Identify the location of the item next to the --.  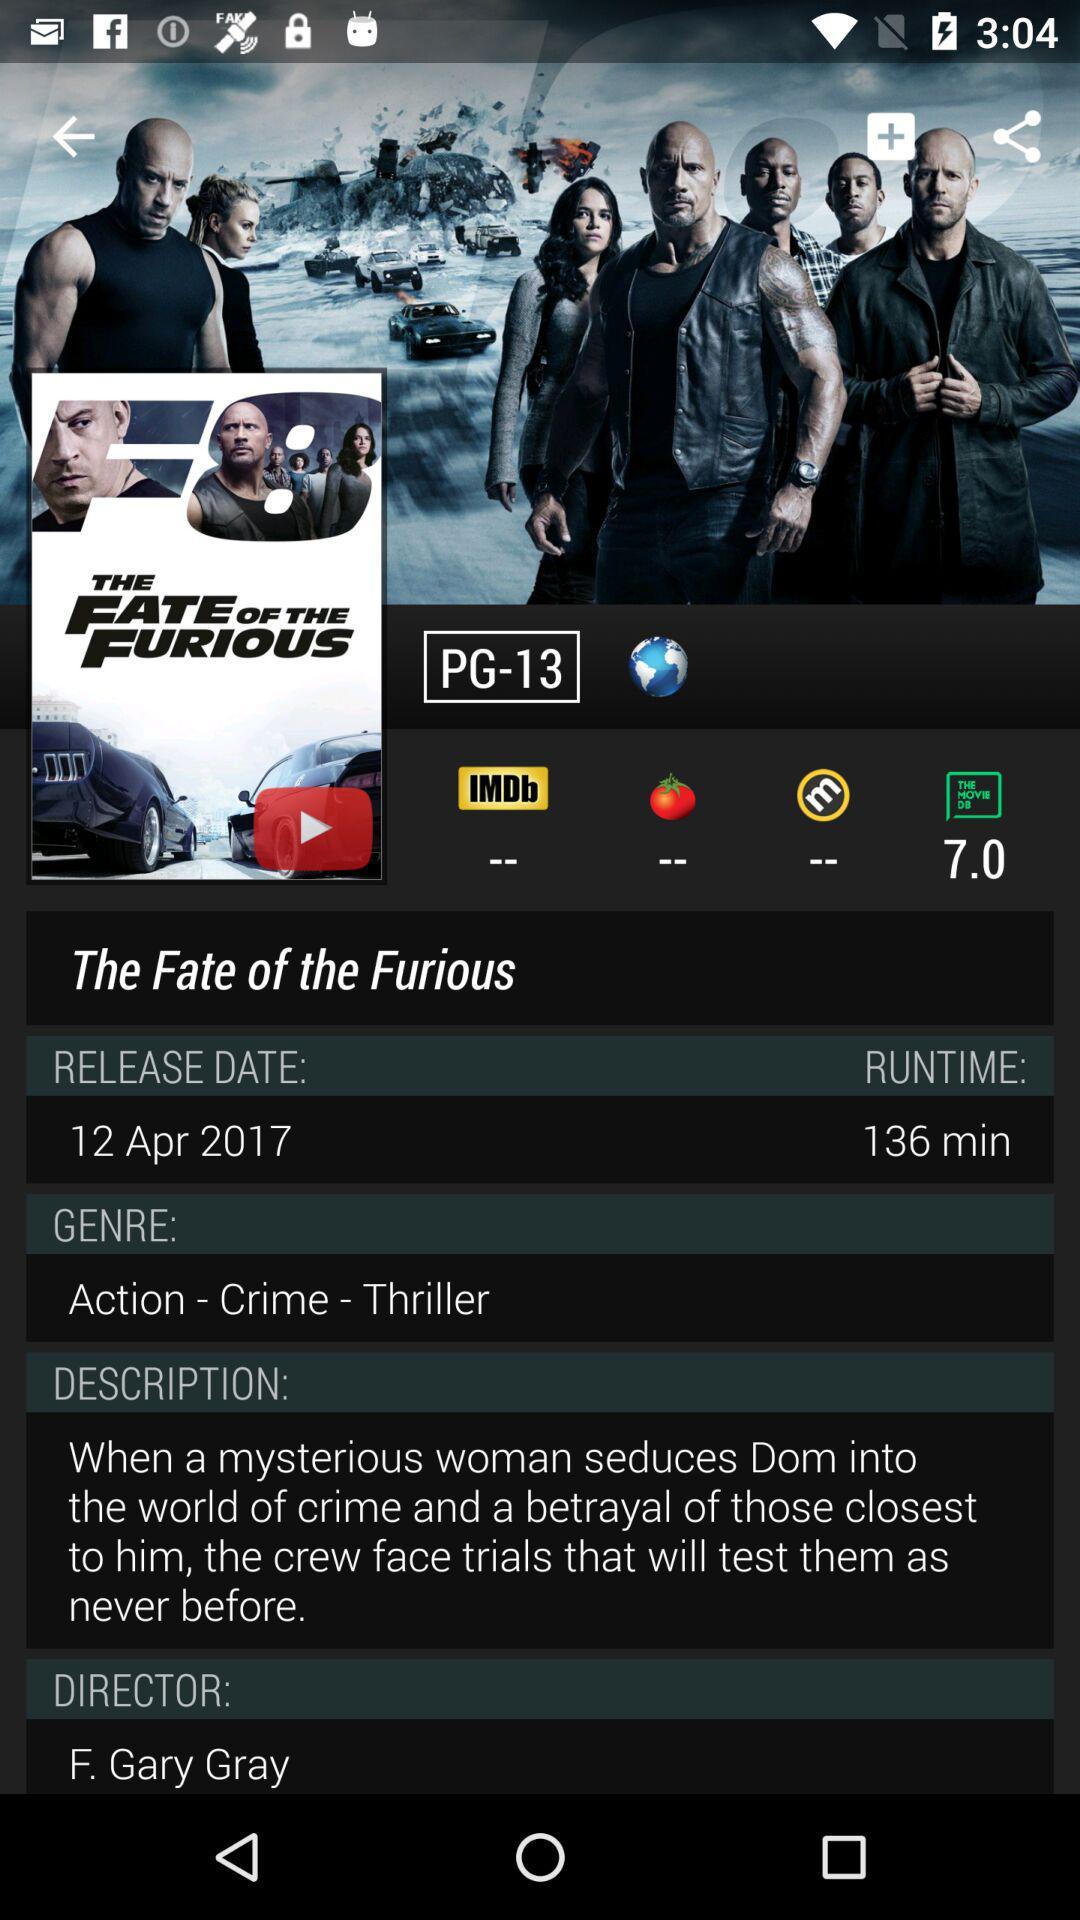
(206, 625).